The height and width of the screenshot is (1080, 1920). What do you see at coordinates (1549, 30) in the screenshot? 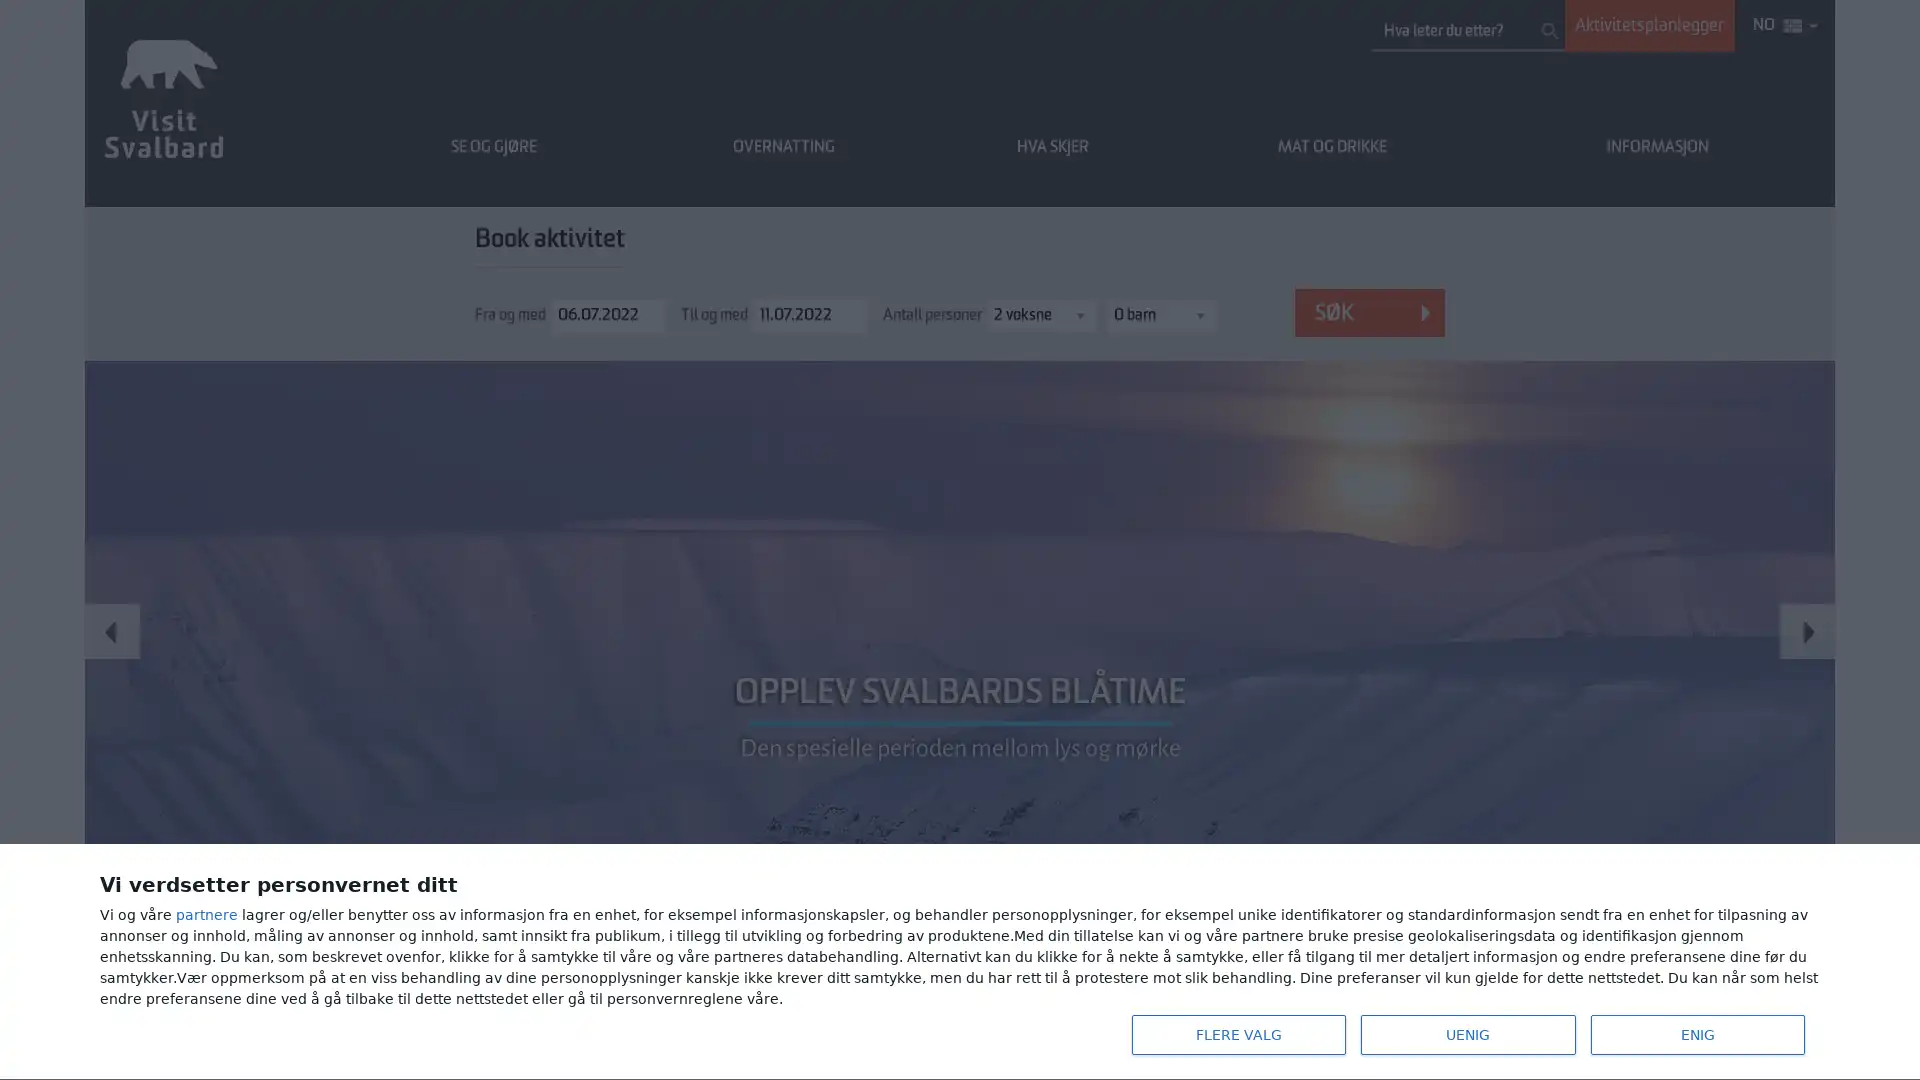
I see `submit` at bounding box center [1549, 30].